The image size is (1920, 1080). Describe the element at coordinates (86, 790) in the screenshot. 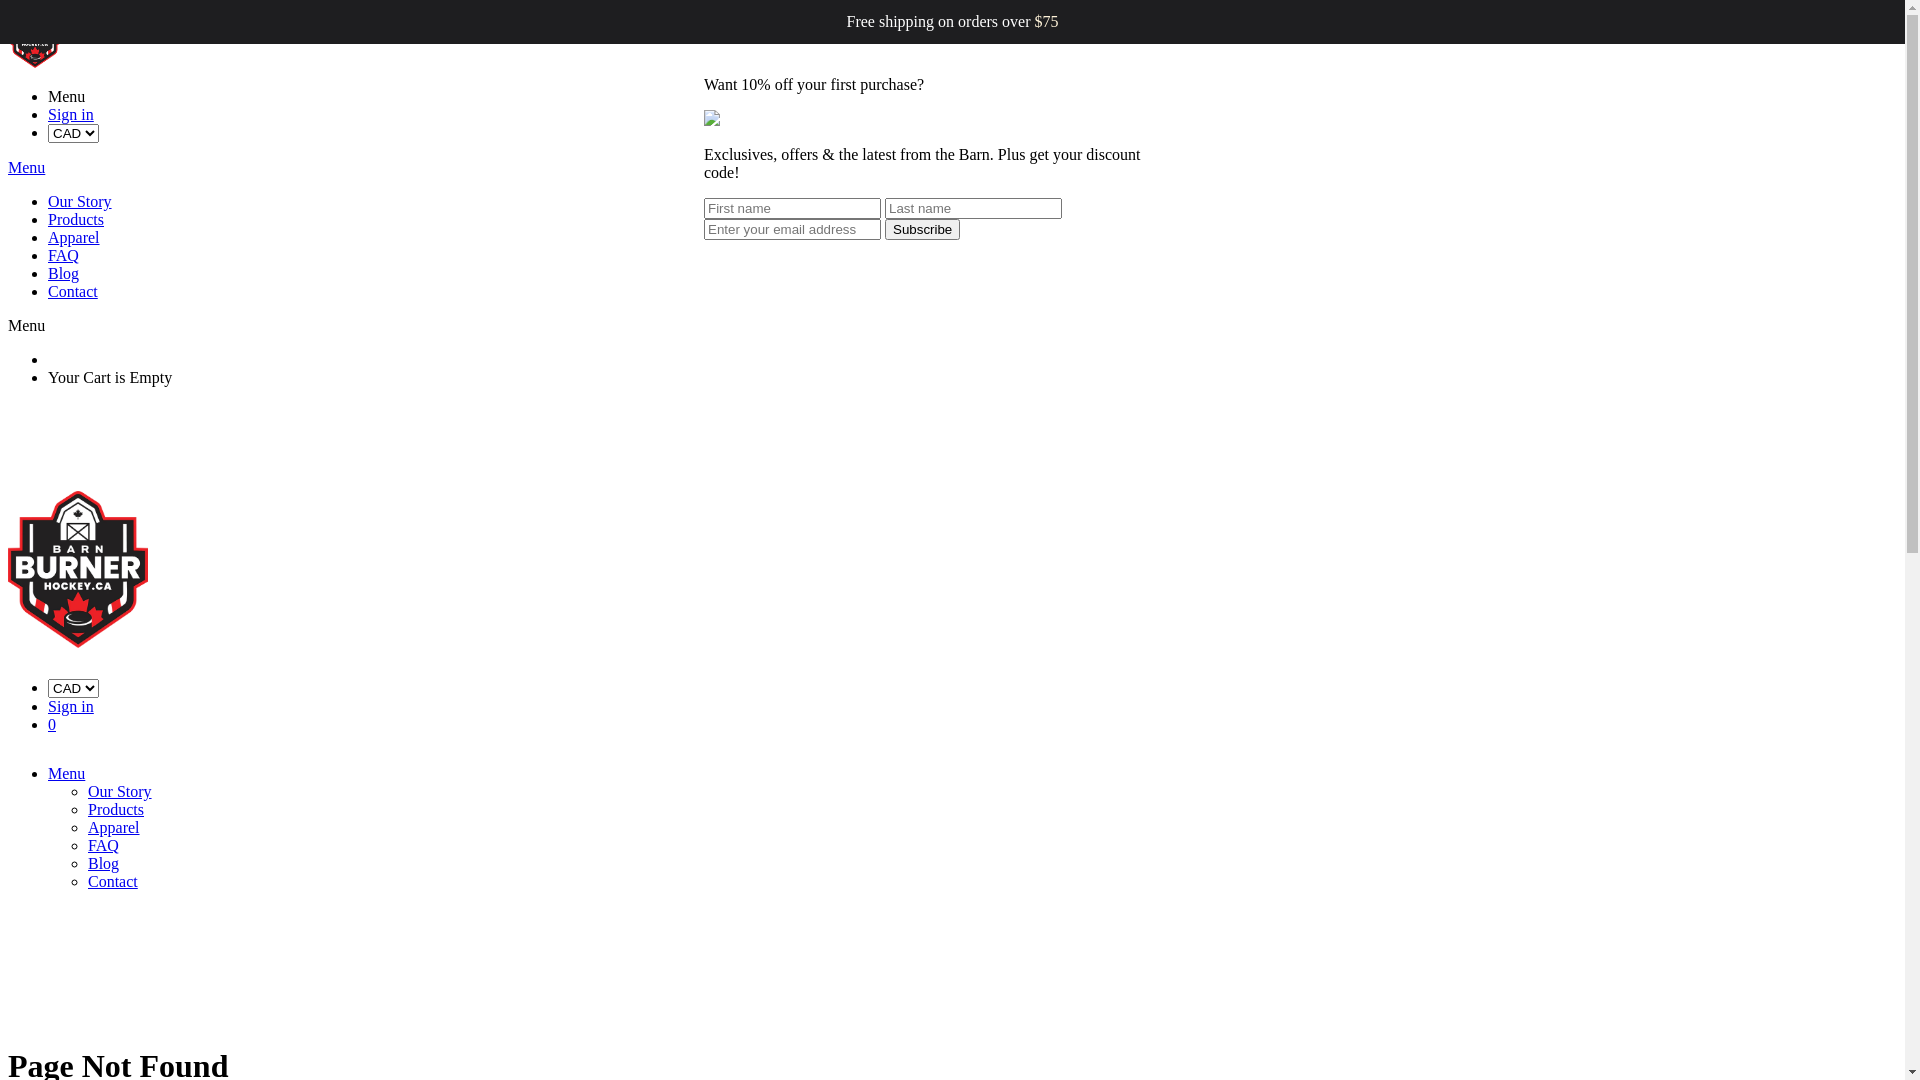

I see `'Our Story'` at that location.